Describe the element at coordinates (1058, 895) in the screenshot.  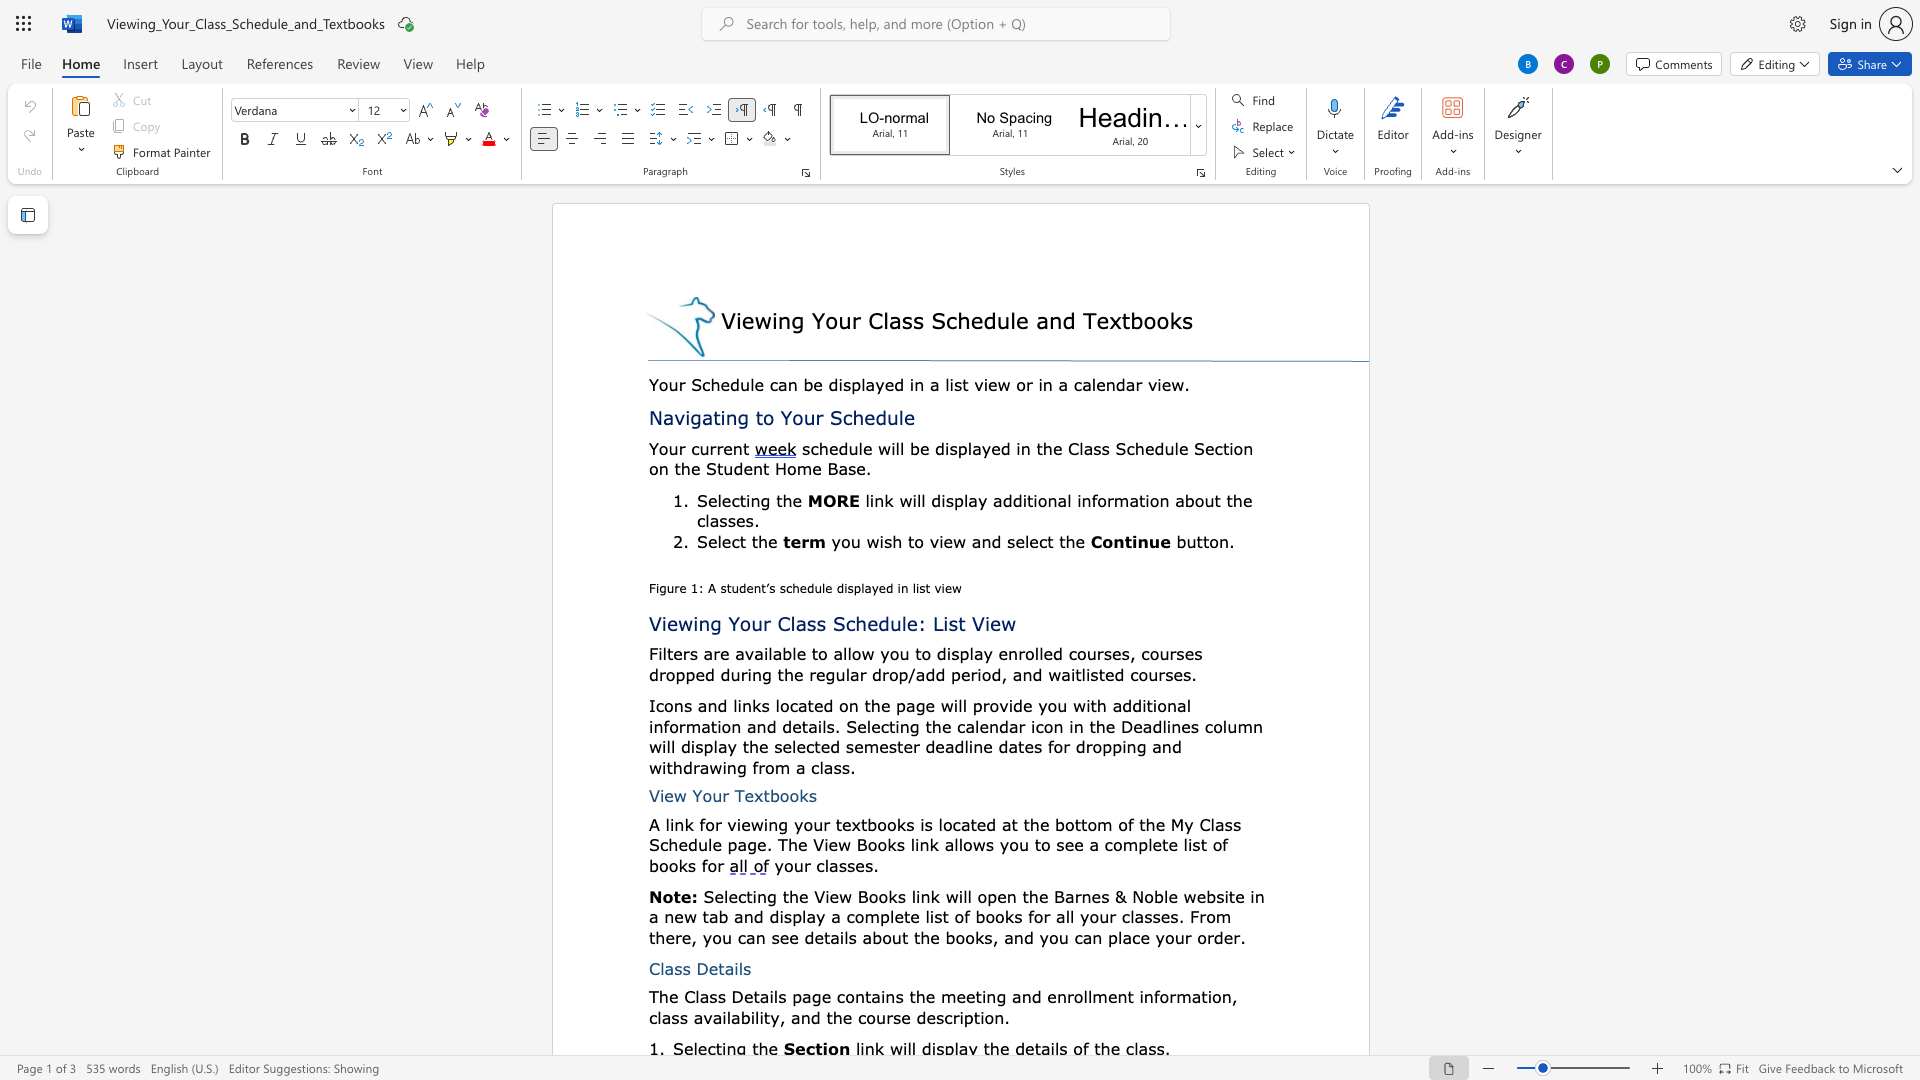
I see `the 2th character "B" in the text` at that location.